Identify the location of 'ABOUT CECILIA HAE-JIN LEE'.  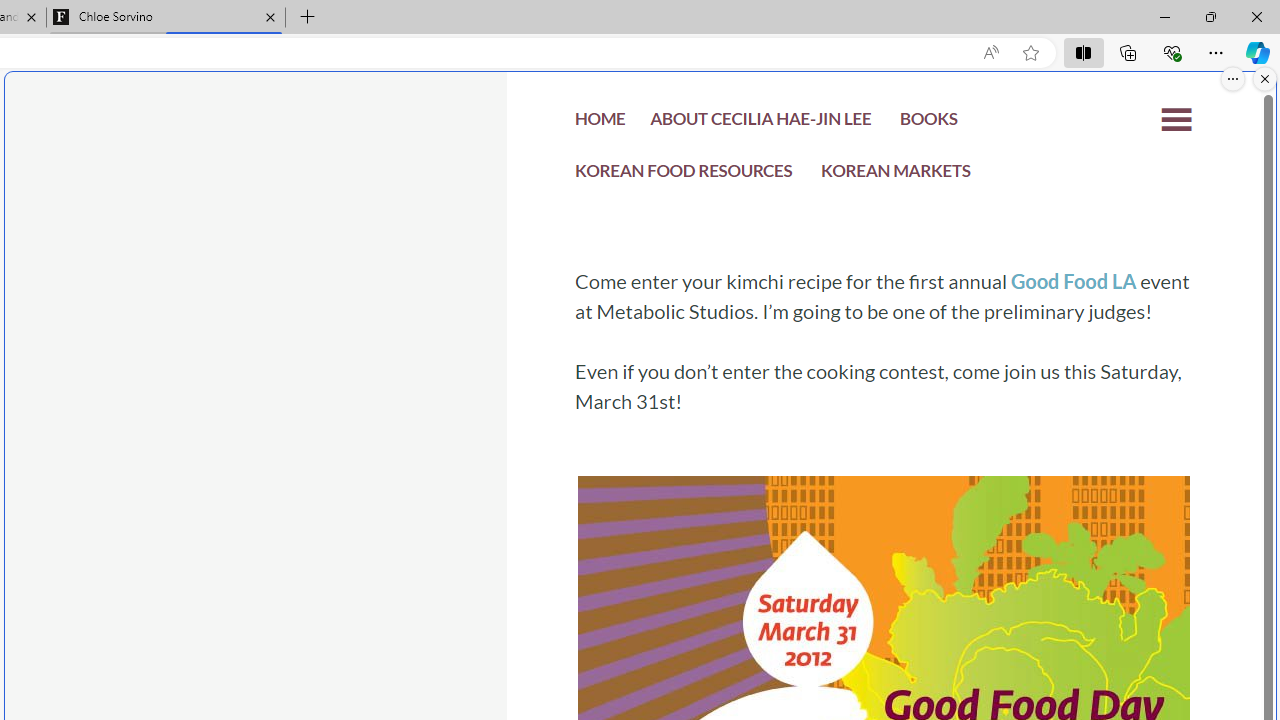
(759, 122).